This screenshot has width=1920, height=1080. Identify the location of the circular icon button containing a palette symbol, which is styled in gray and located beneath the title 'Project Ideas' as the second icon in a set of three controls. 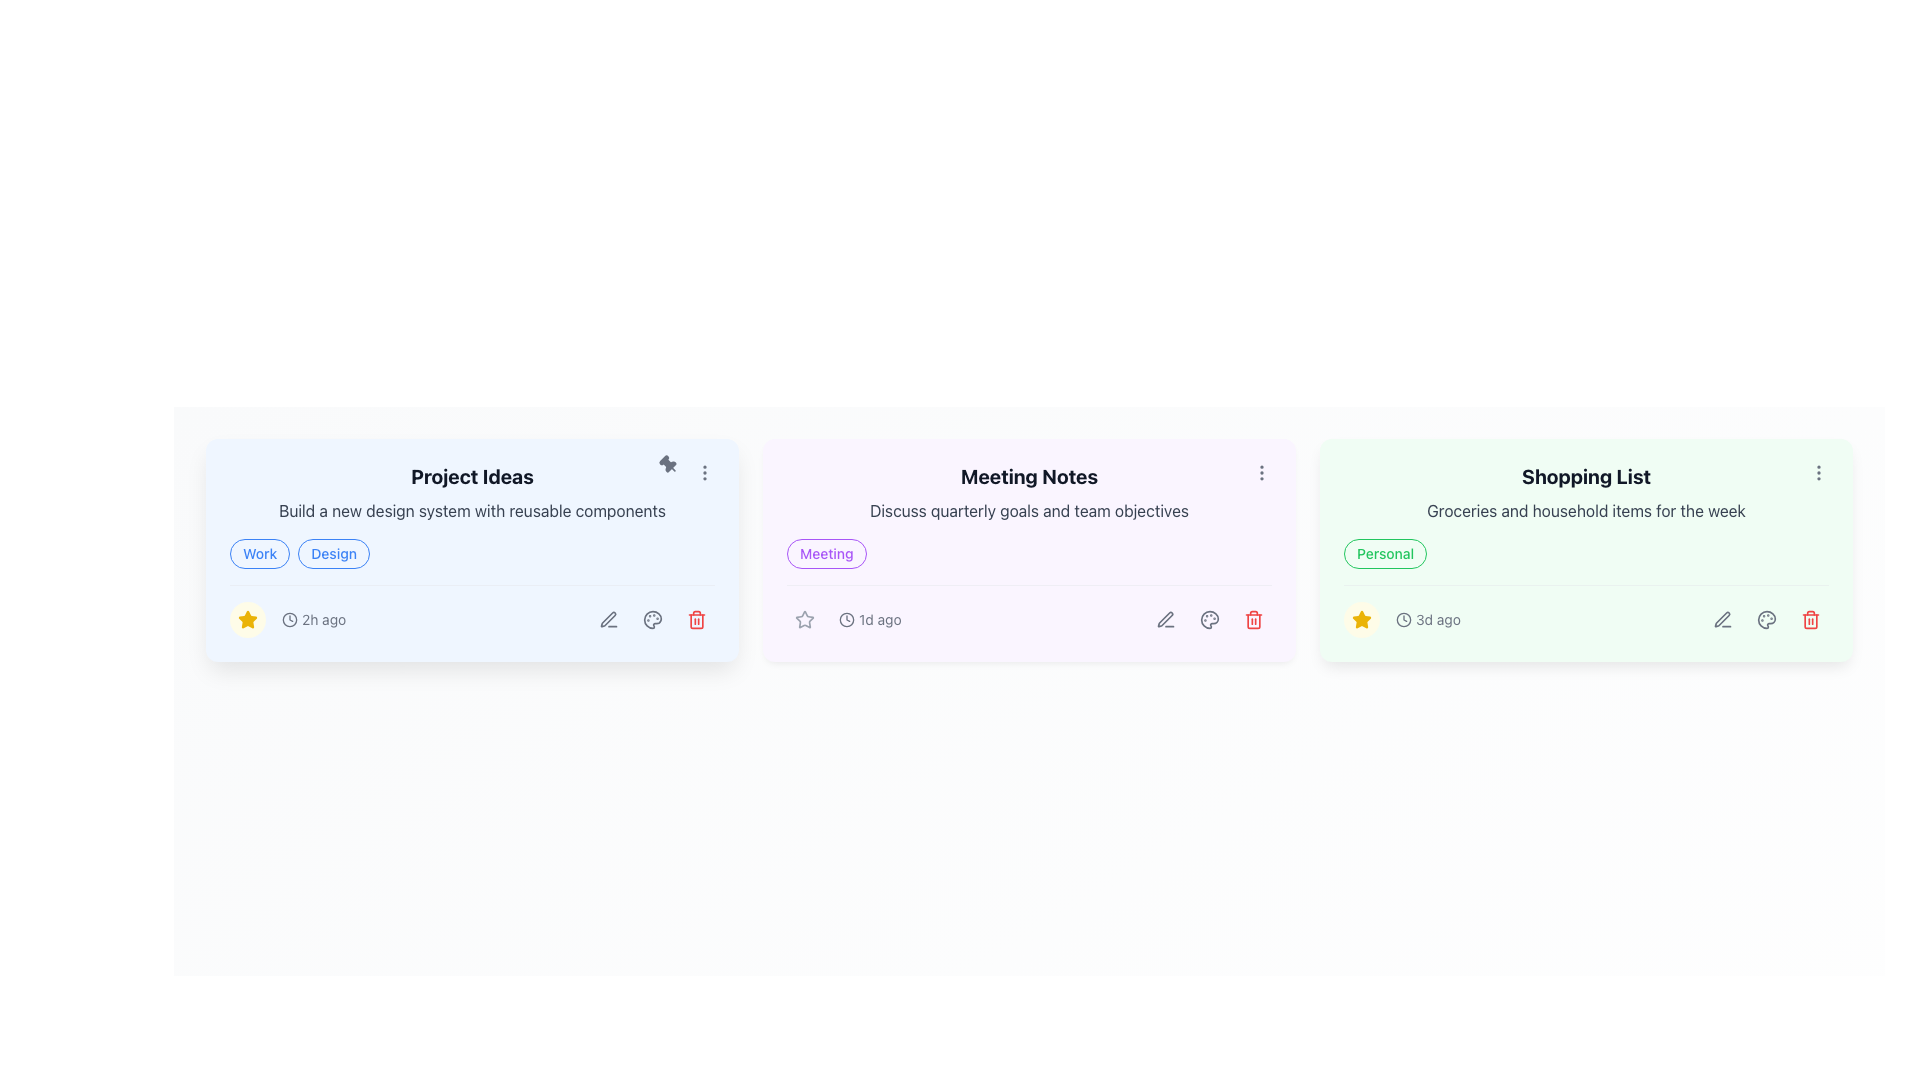
(652, 619).